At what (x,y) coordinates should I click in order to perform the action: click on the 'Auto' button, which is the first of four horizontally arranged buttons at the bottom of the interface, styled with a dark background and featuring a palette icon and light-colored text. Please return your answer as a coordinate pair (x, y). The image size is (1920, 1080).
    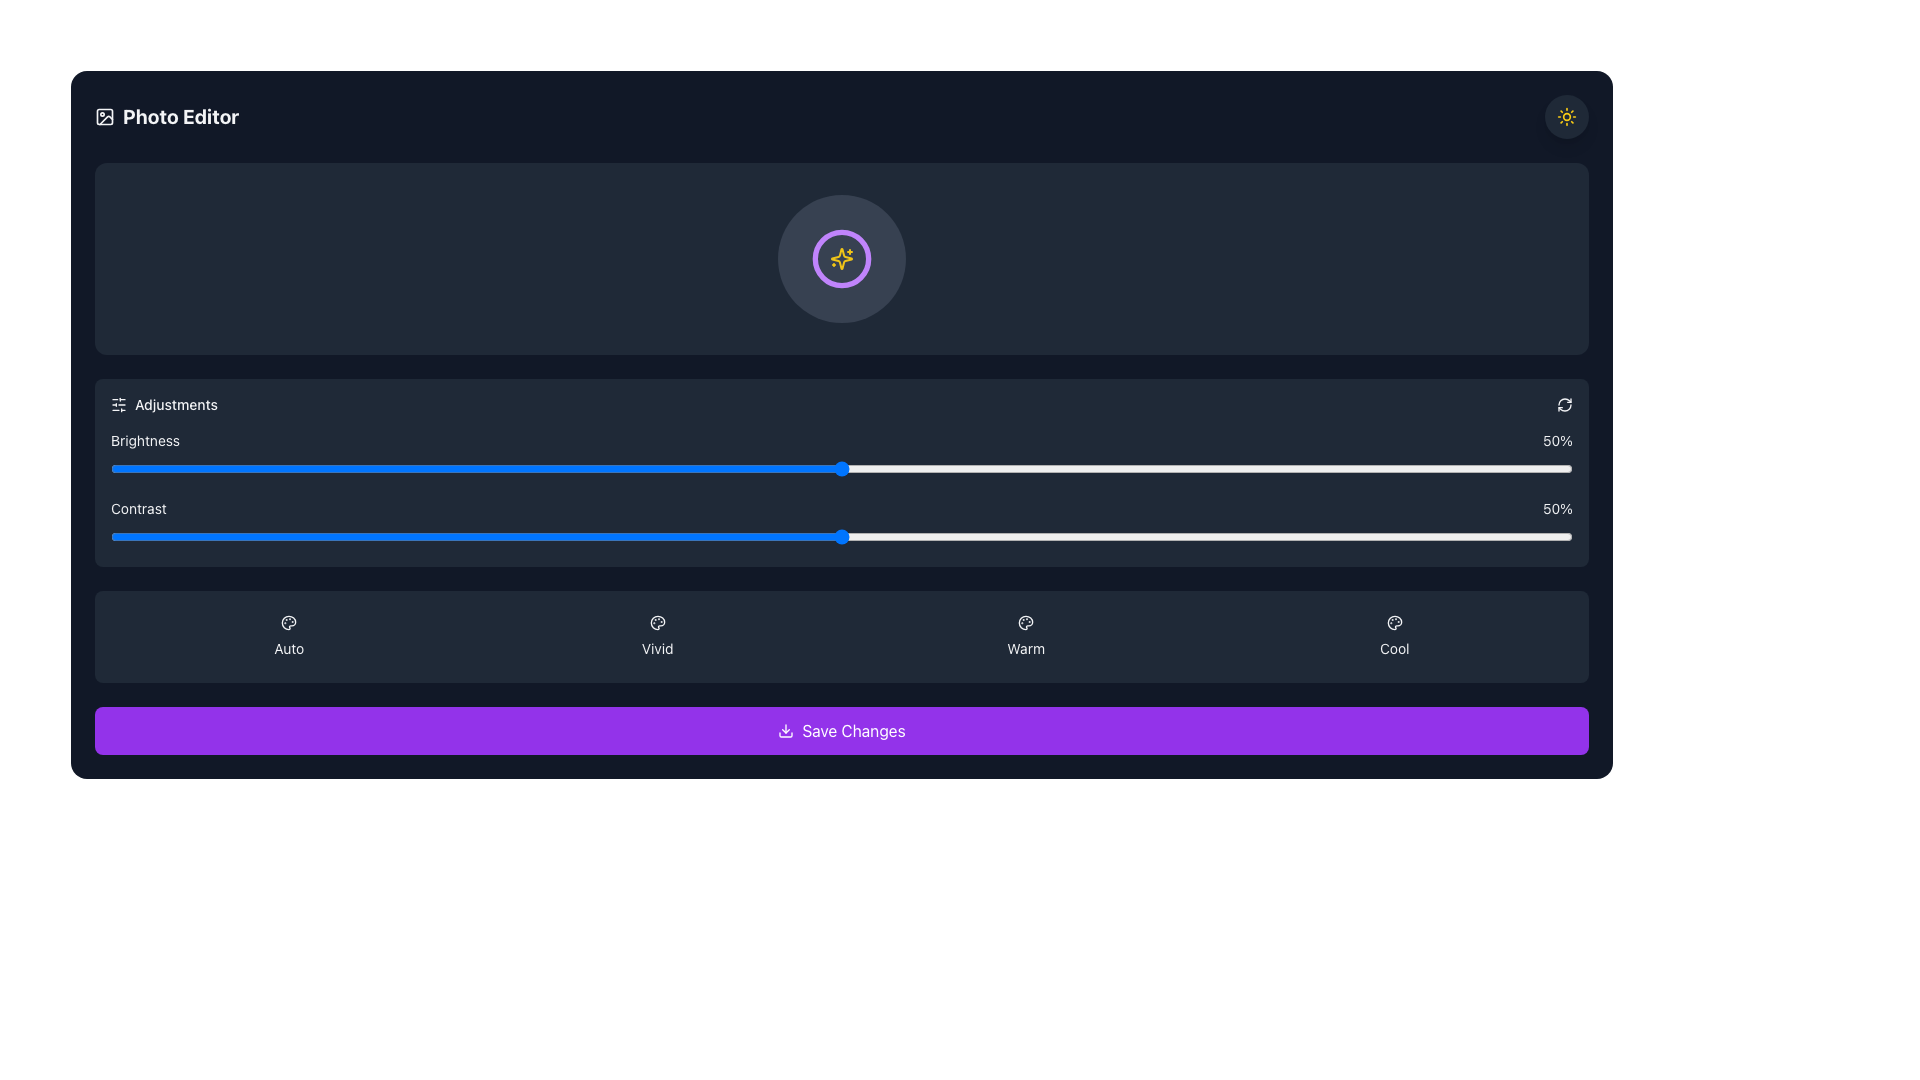
    Looking at the image, I should click on (288, 636).